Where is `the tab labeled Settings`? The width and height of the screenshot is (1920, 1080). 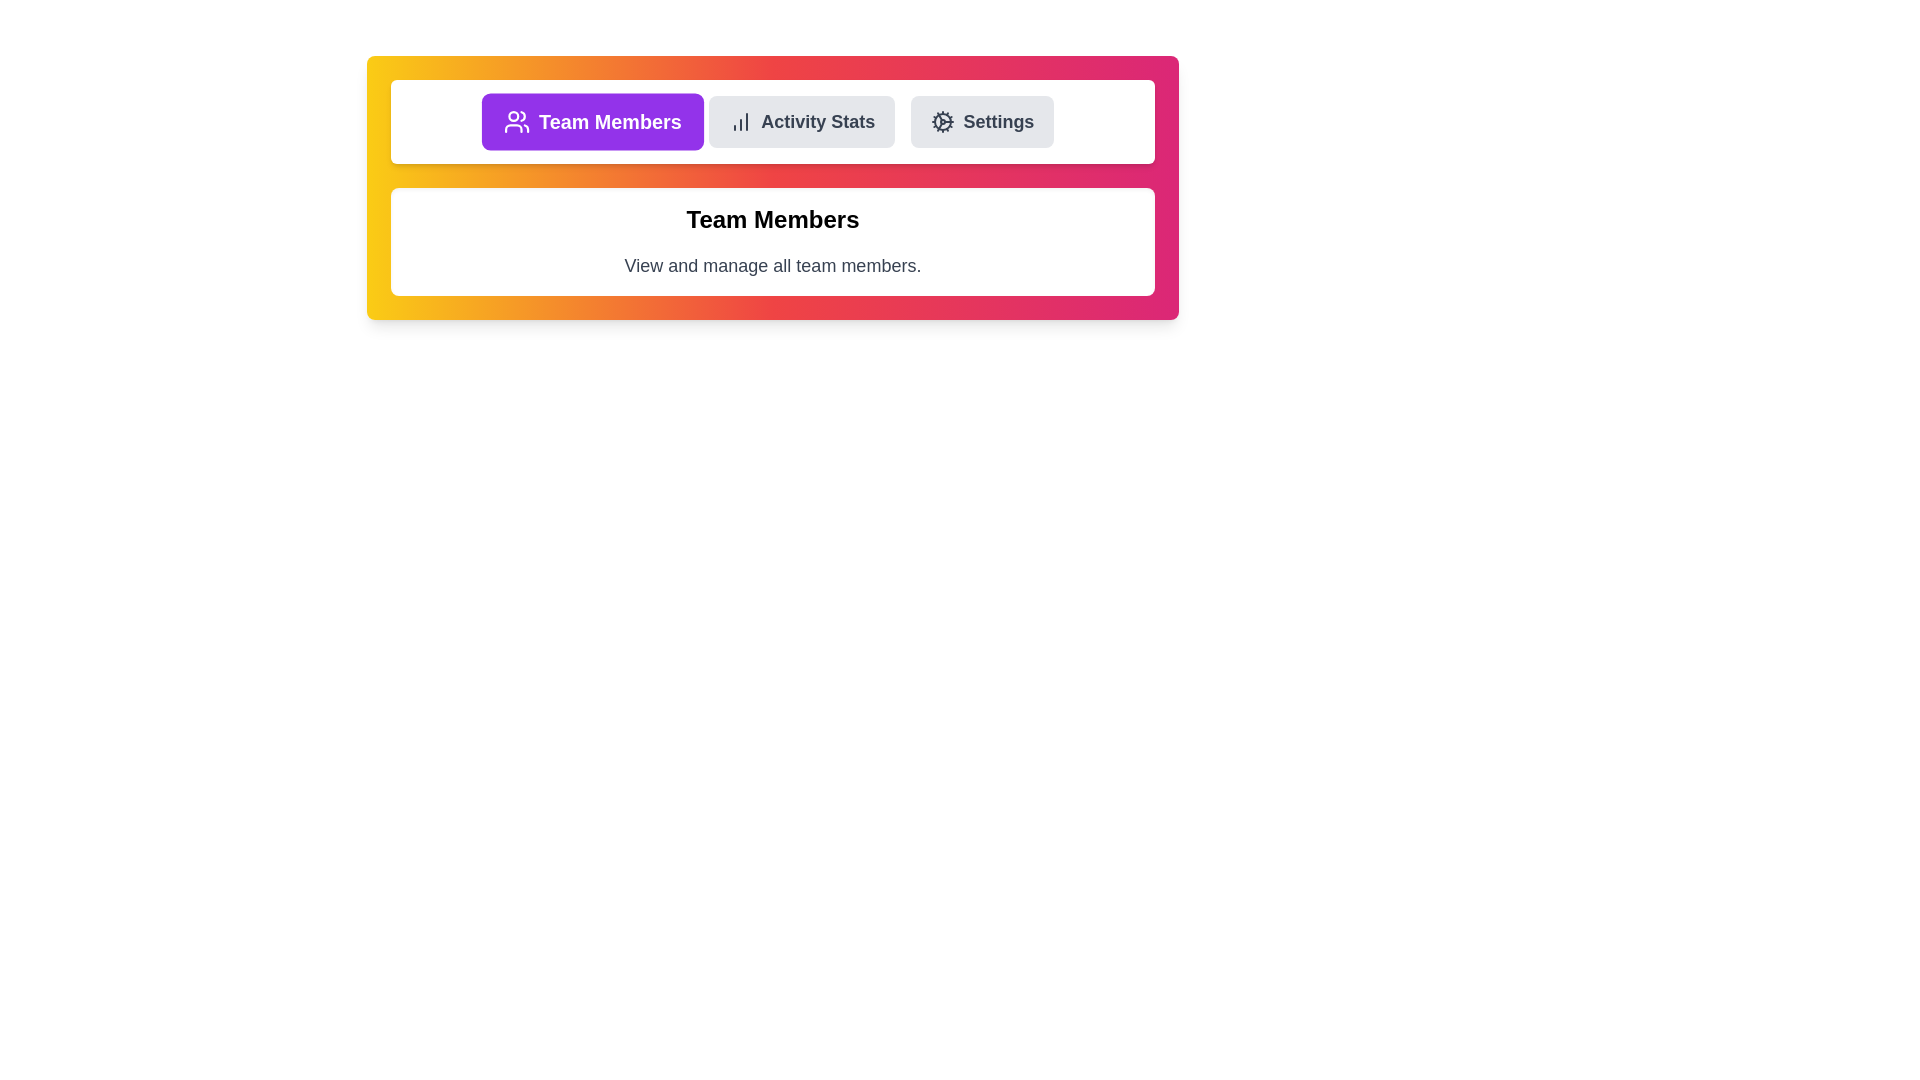
the tab labeled Settings is located at coordinates (982, 122).